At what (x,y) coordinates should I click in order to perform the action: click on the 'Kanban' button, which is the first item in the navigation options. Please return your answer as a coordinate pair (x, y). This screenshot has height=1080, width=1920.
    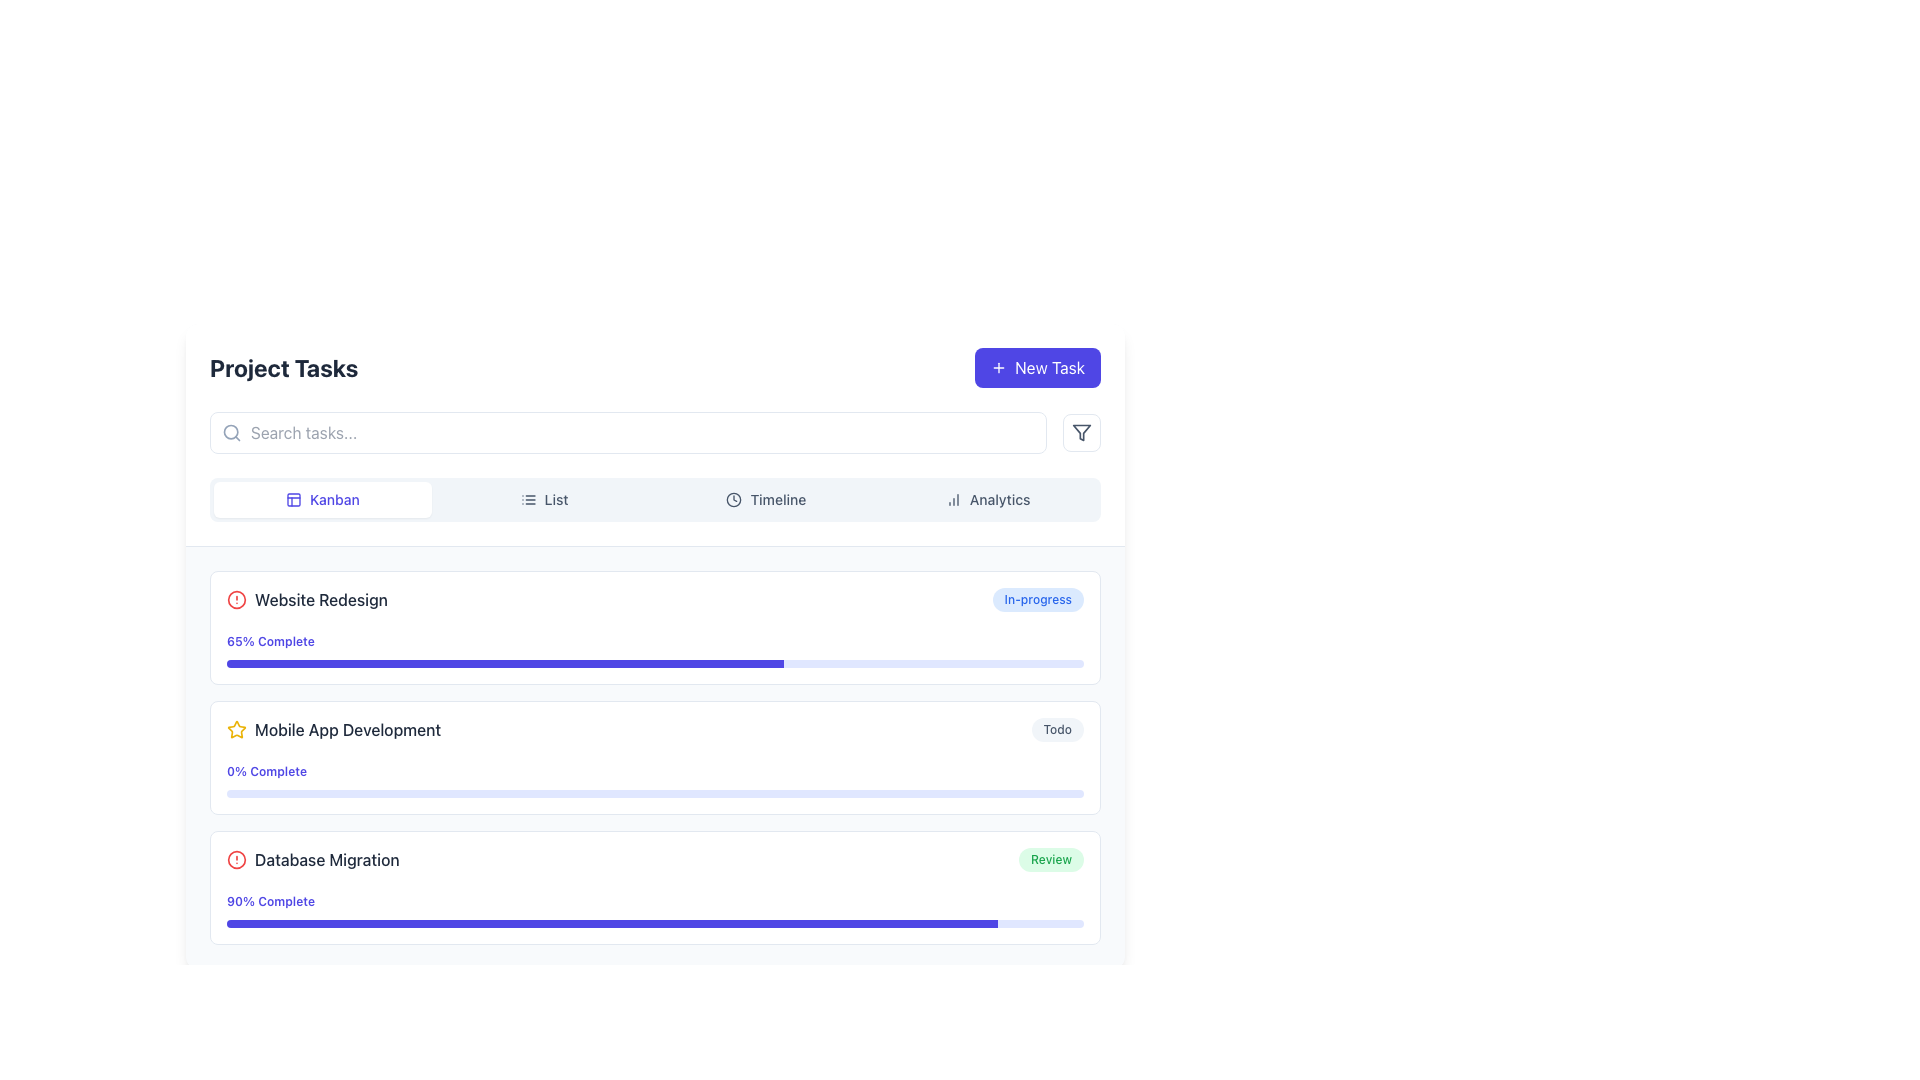
    Looking at the image, I should click on (322, 499).